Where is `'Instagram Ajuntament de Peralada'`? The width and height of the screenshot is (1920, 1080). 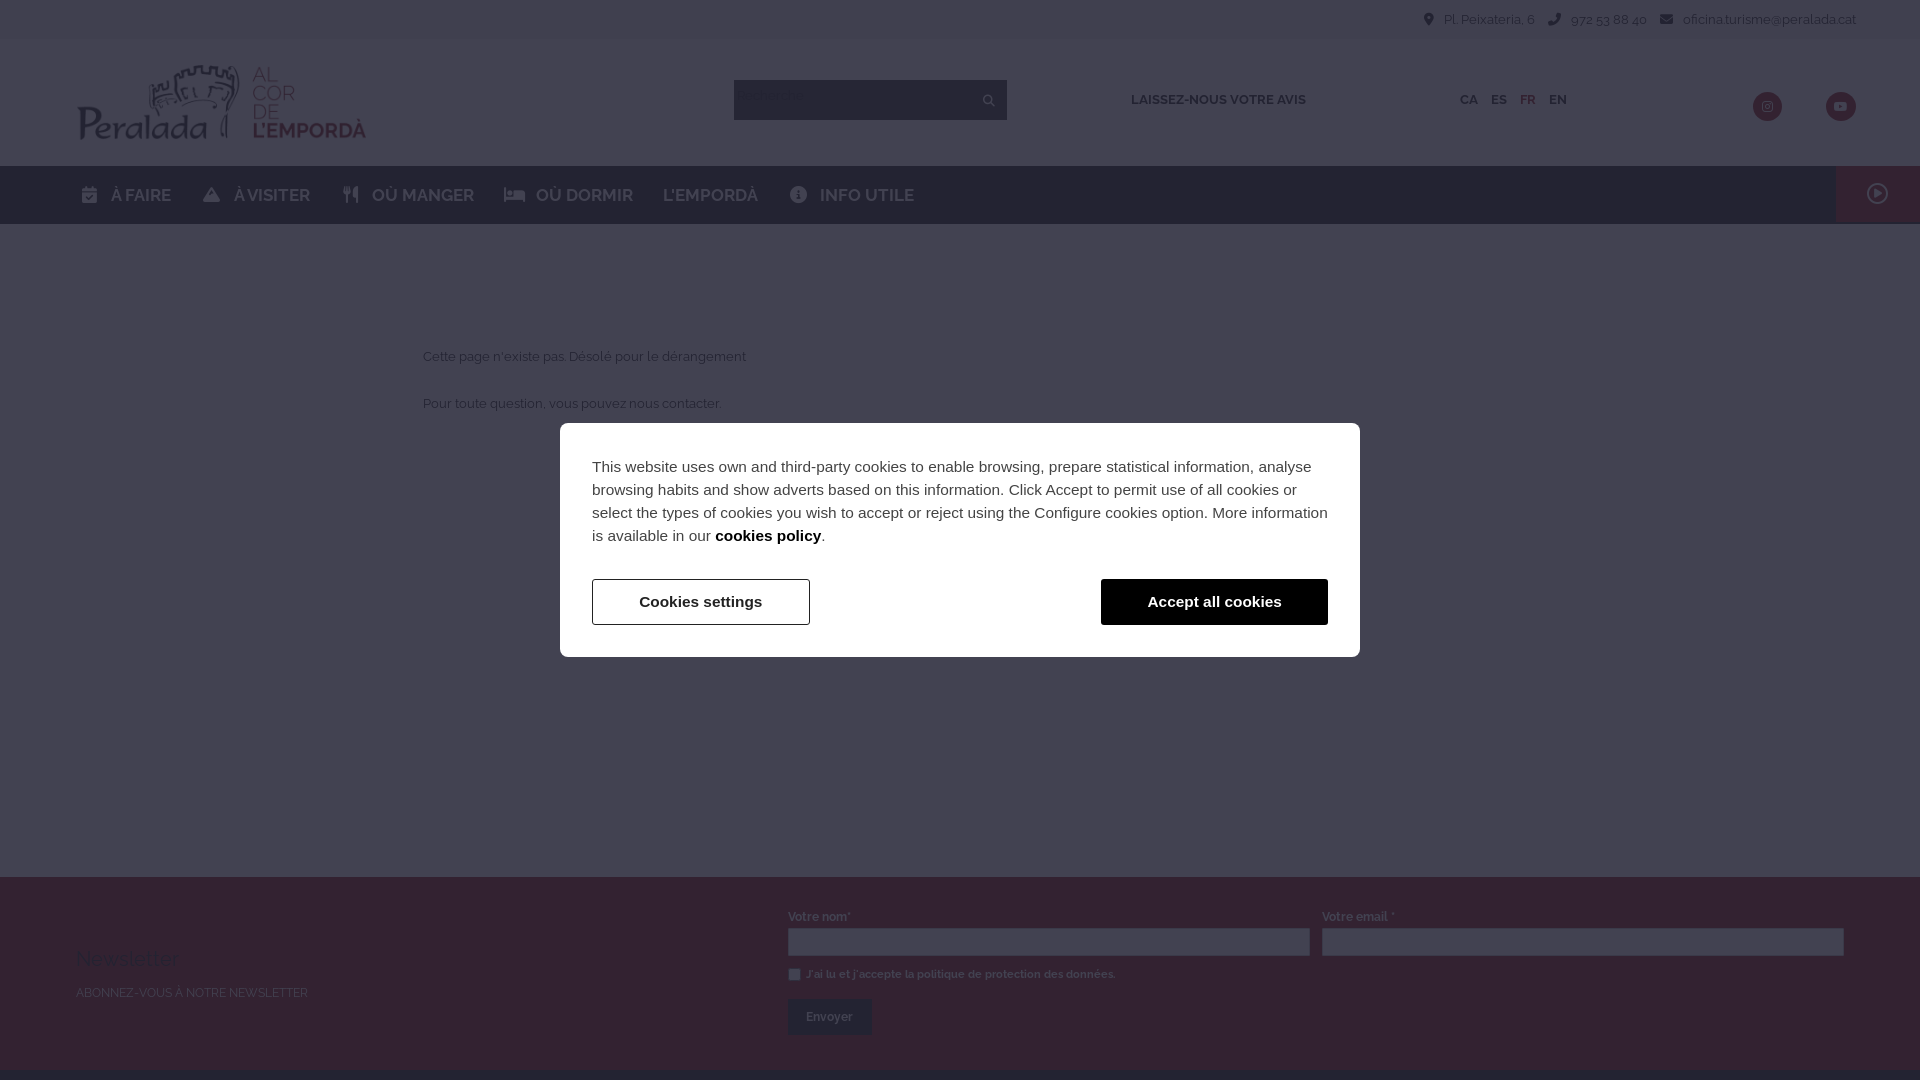
'Instagram Ajuntament de Peralada' is located at coordinates (1767, 107).